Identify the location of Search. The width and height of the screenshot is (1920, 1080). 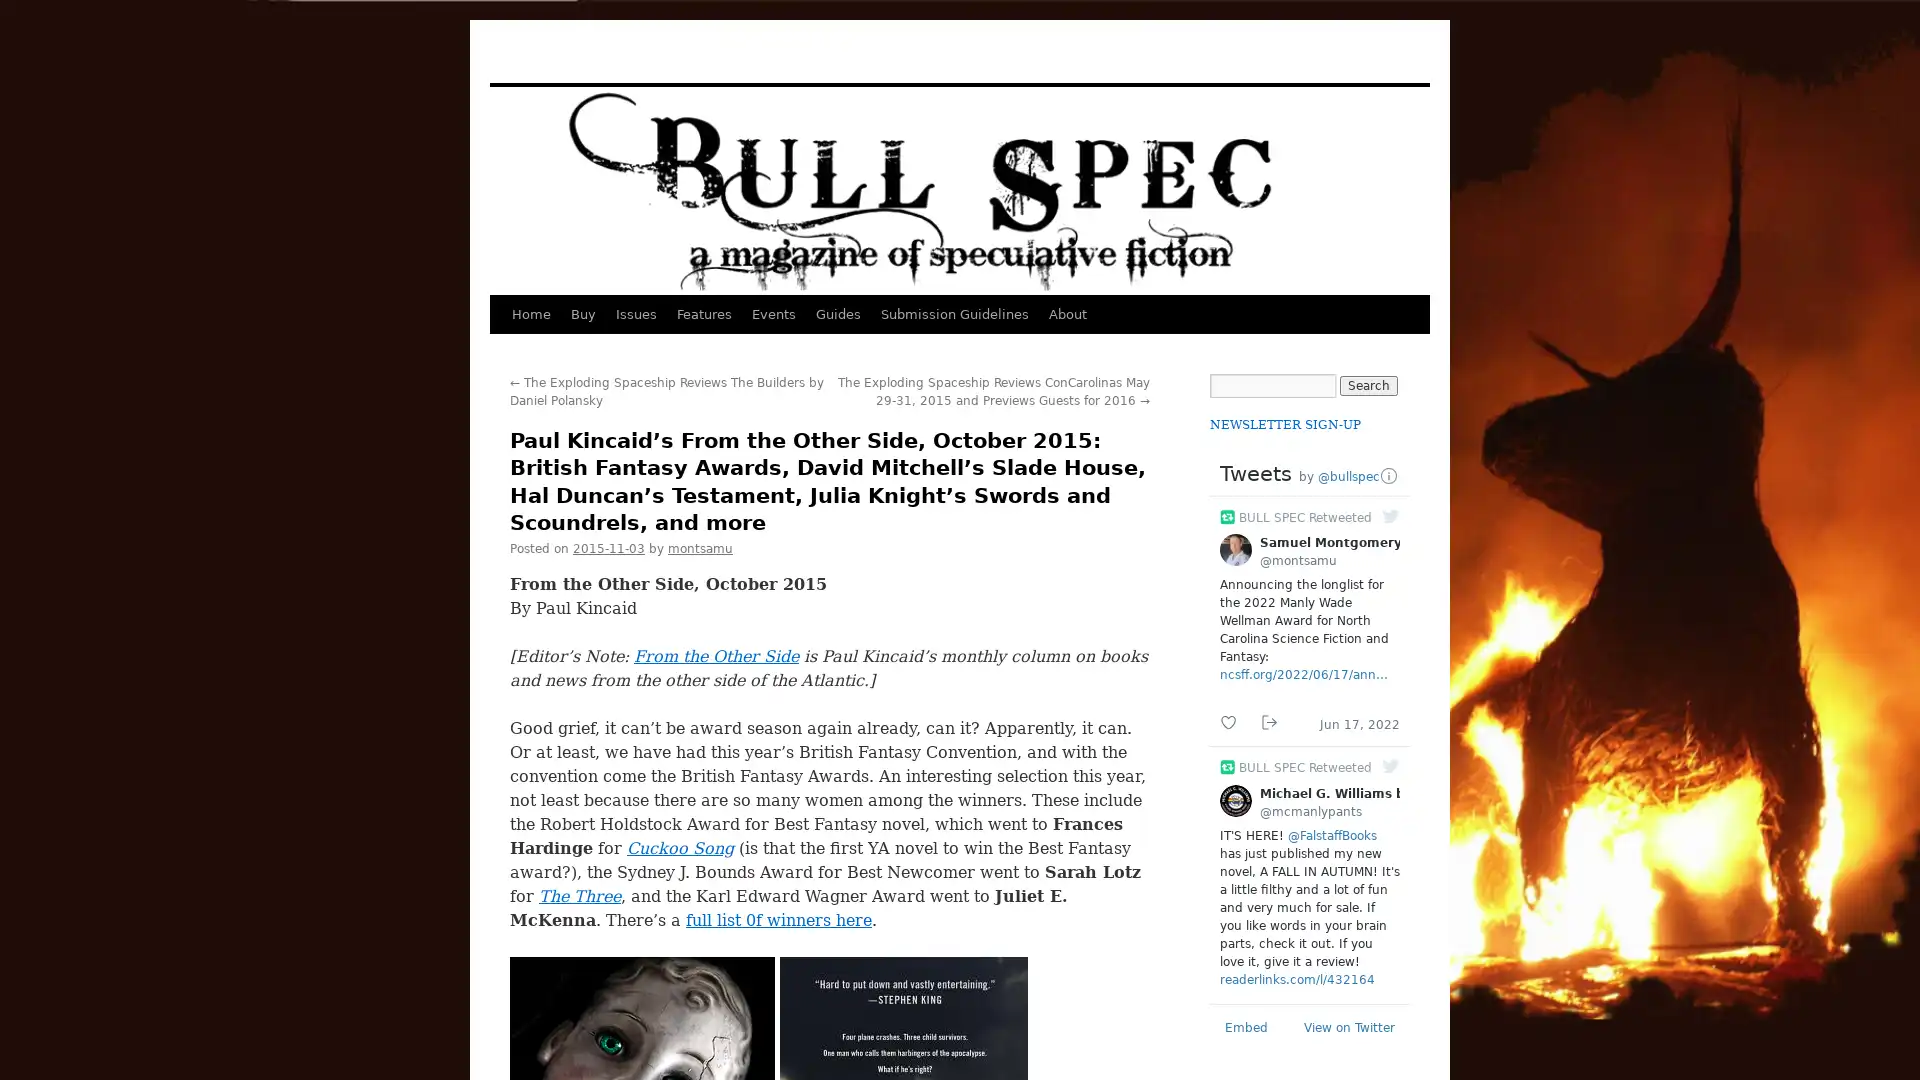
(1367, 385).